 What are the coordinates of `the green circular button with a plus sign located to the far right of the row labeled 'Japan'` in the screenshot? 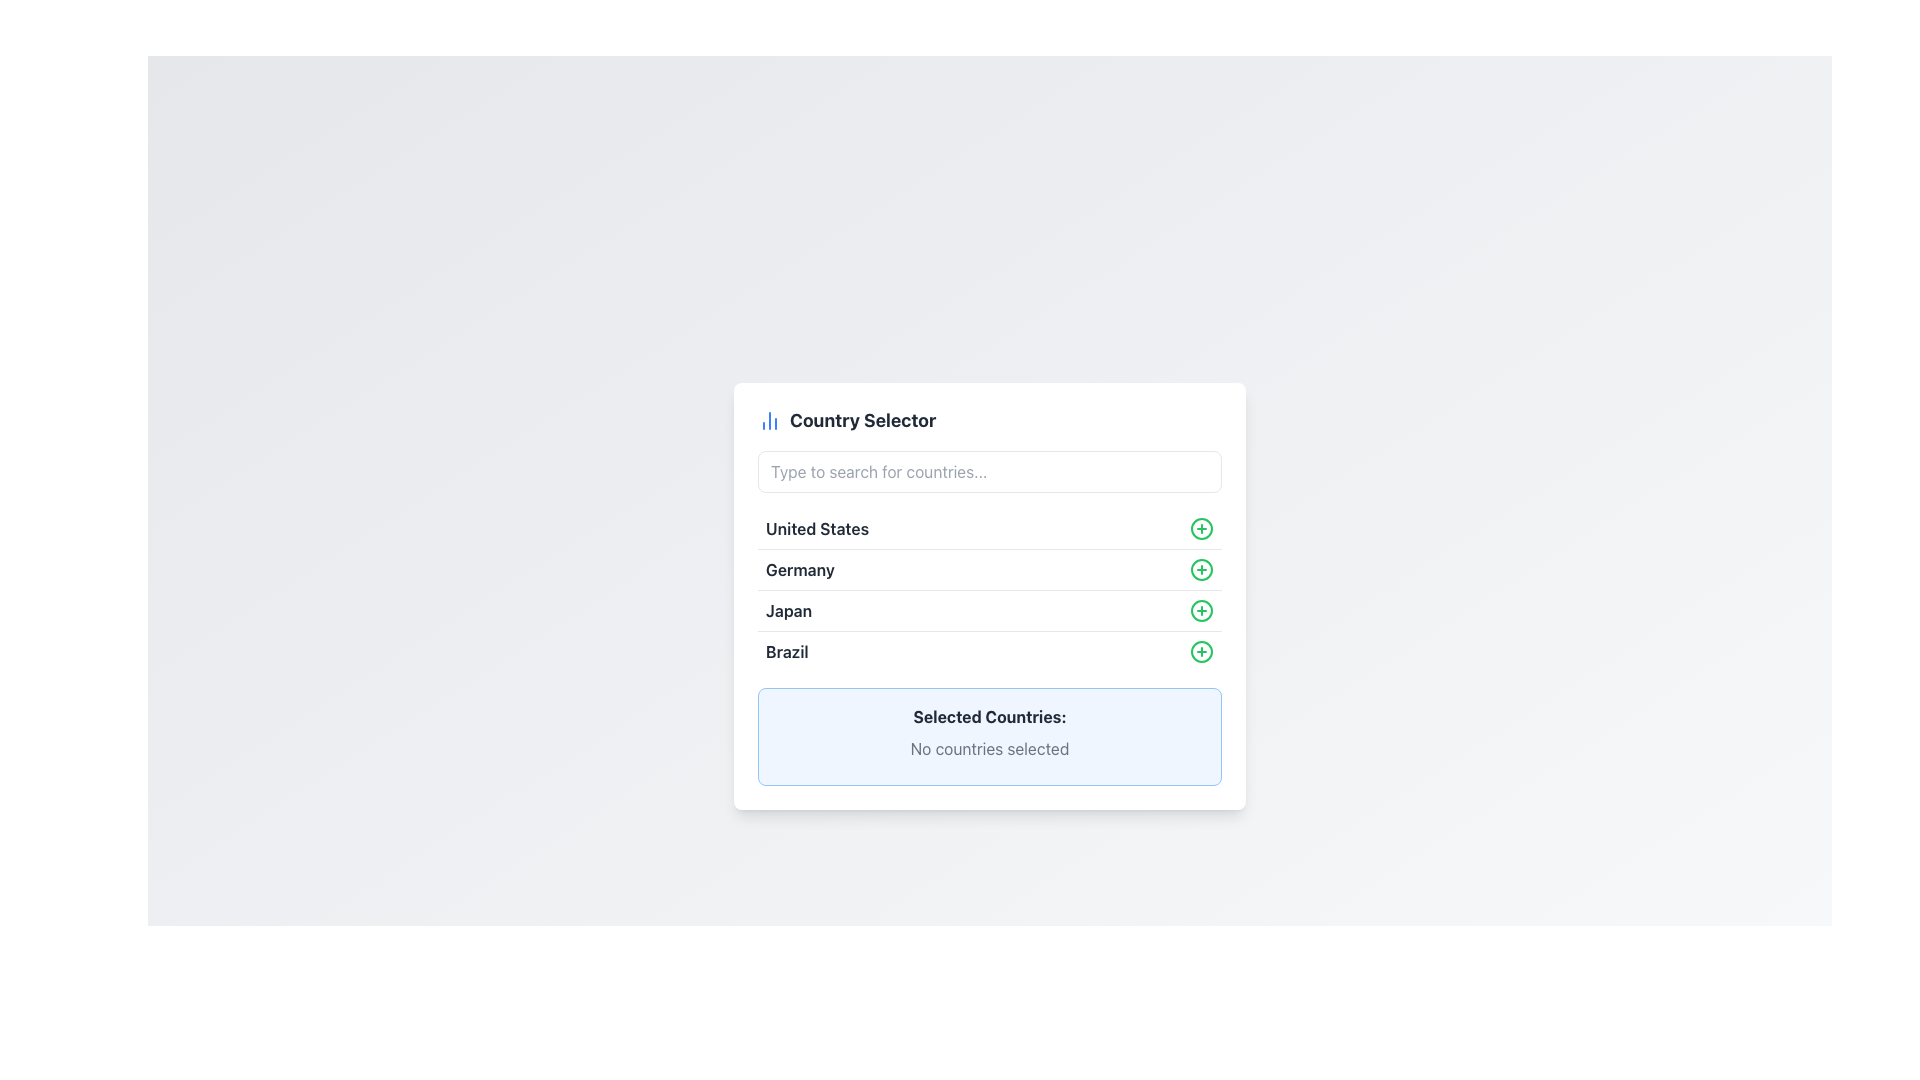 It's located at (1200, 608).